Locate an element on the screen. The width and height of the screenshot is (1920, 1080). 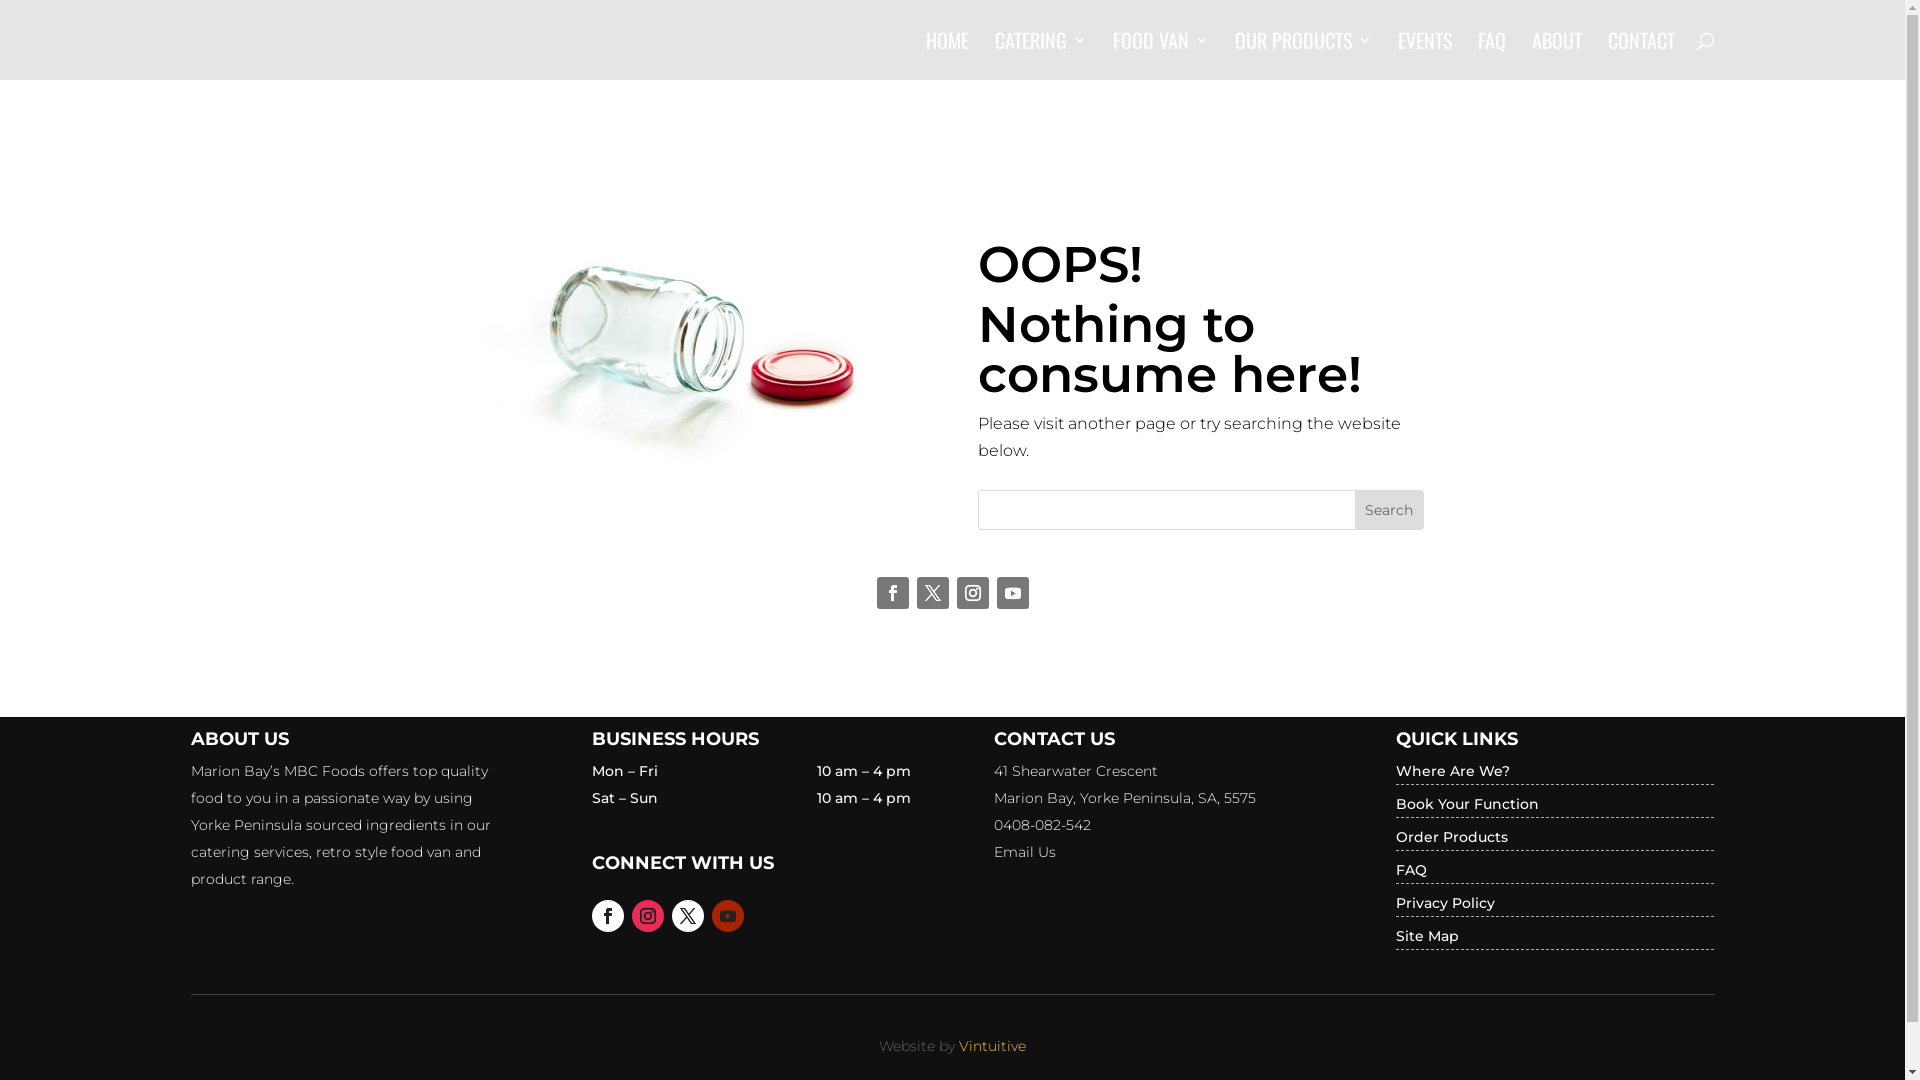
'Where Are We?' is located at coordinates (1453, 770).